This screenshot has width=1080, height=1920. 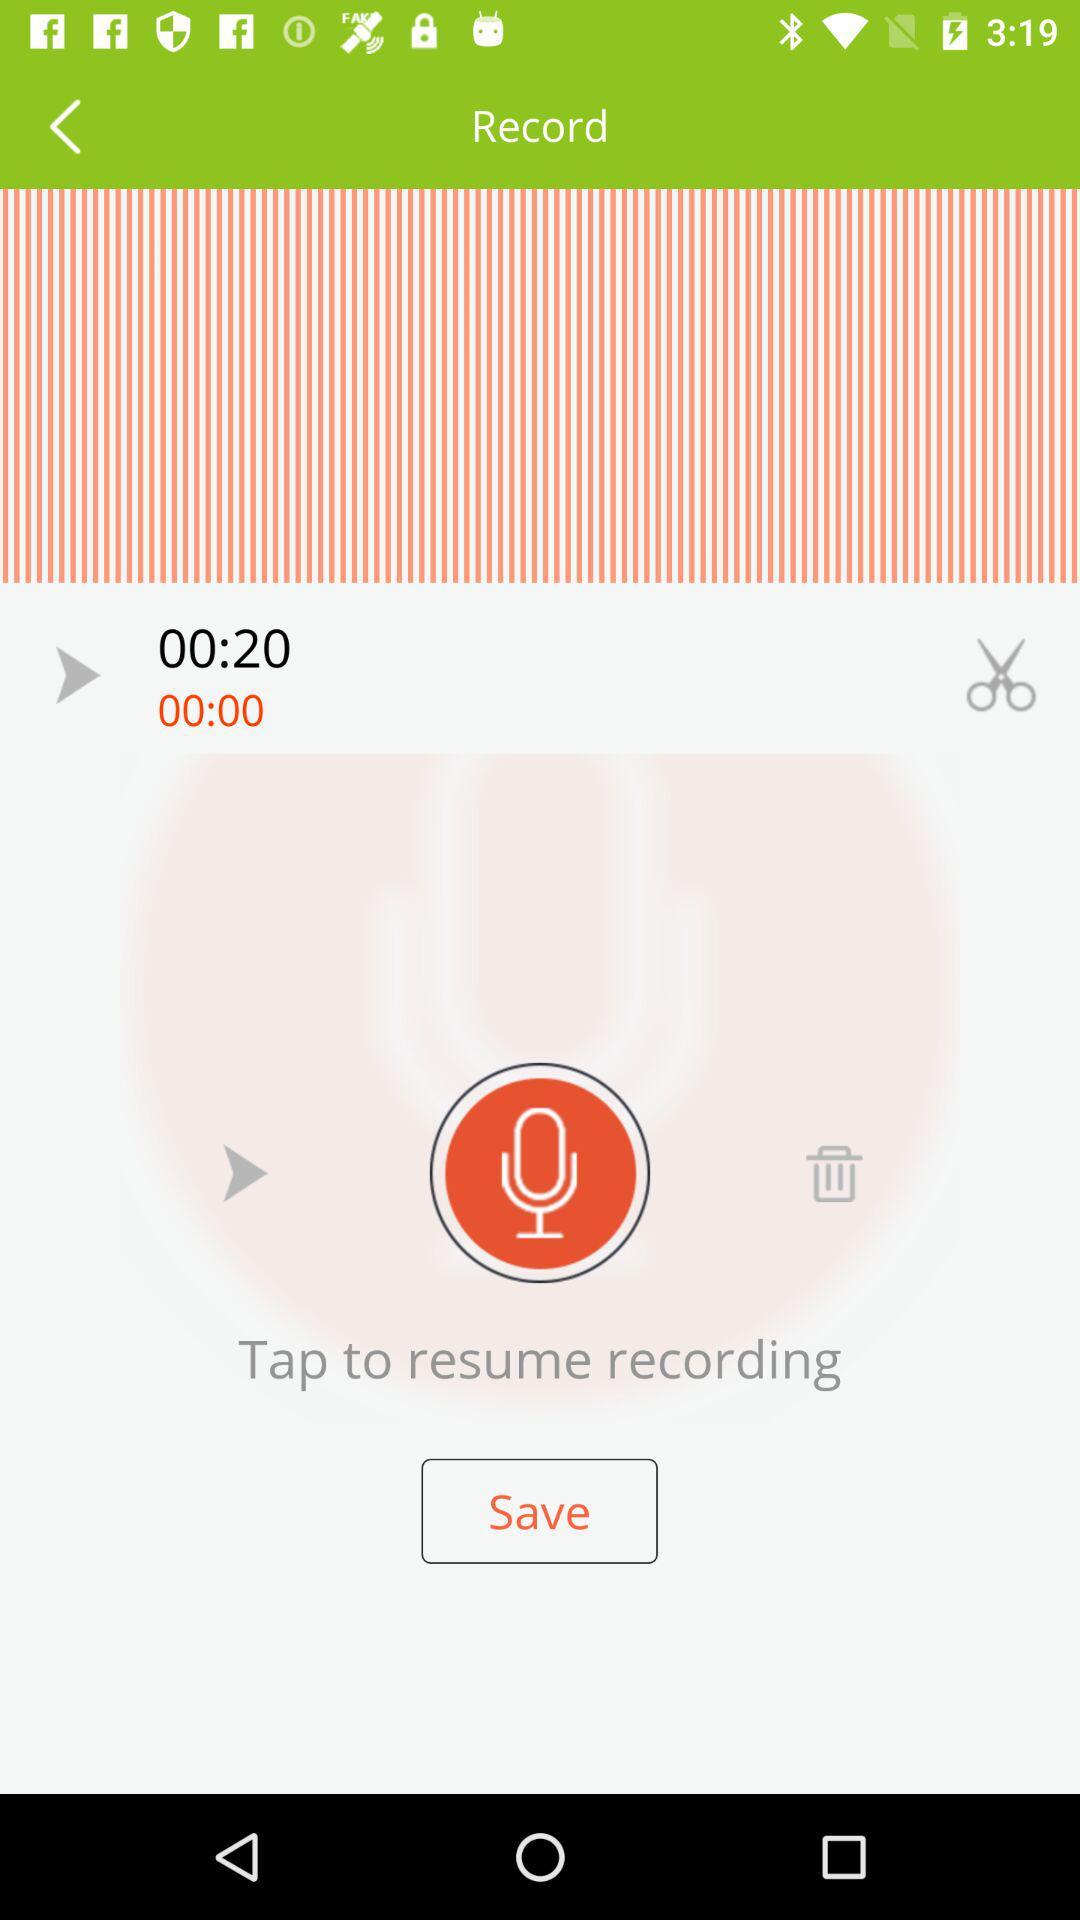 What do you see at coordinates (538, 1511) in the screenshot?
I see `the icon below tap to resume item` at bounding box center [538, 1511].